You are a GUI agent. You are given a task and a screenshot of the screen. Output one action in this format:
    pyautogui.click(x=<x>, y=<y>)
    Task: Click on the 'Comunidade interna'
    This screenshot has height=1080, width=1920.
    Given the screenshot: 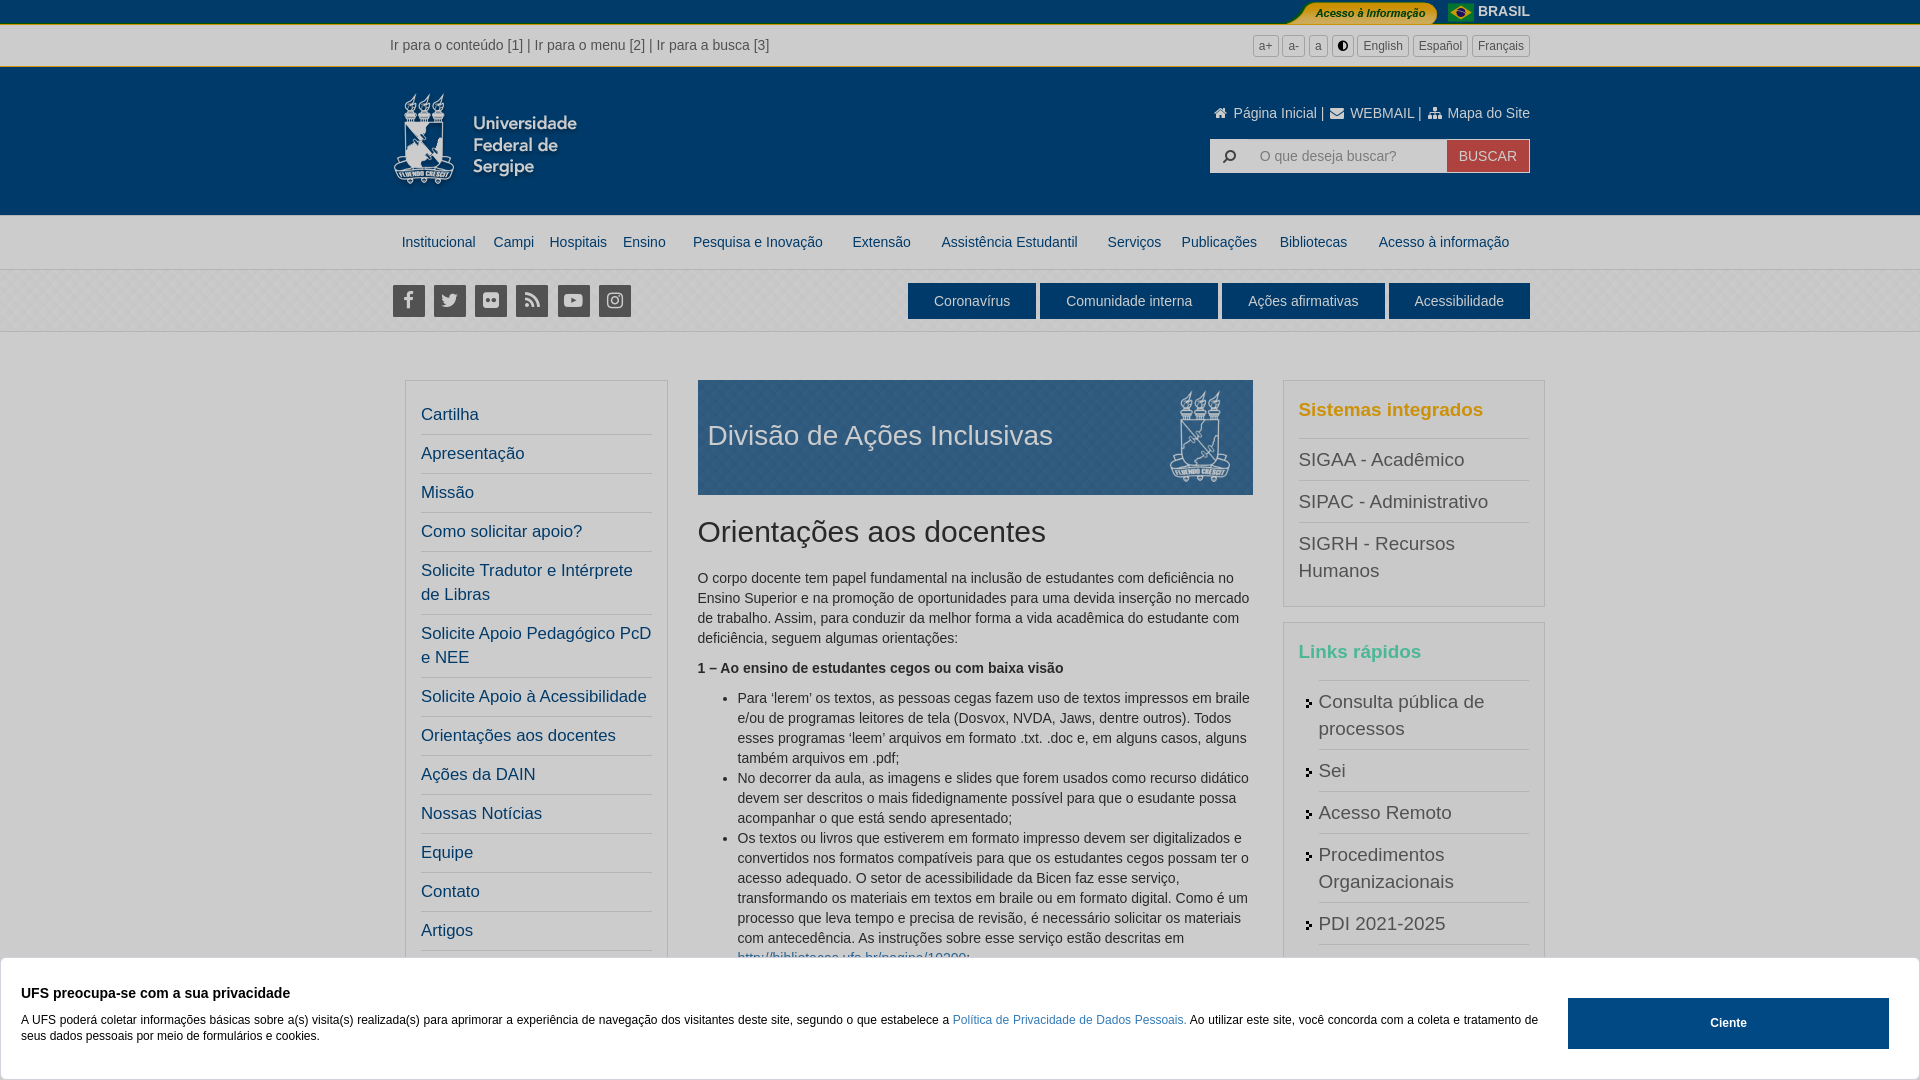 What is the action you would take?
    pyautogui.click(x=1128, y=300)
    